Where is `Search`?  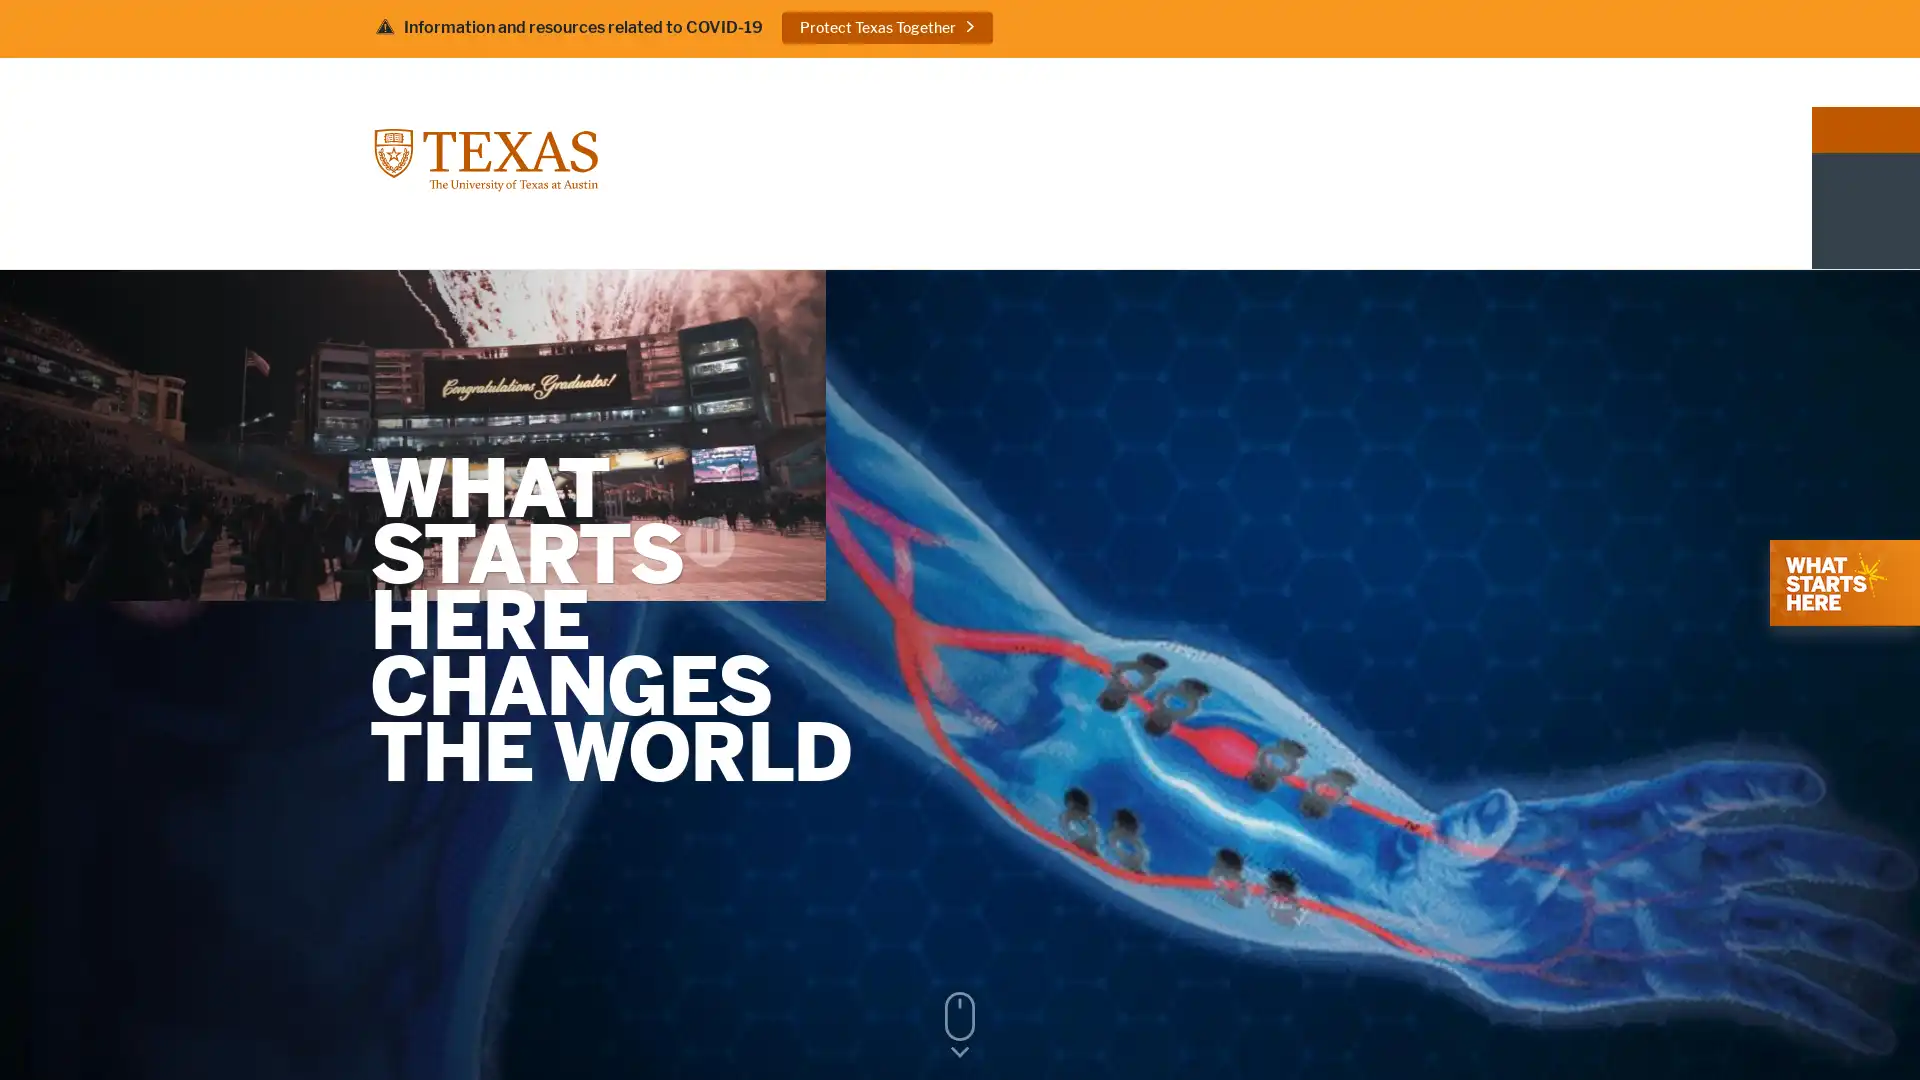 Search is located at coordinates (1516, 80).